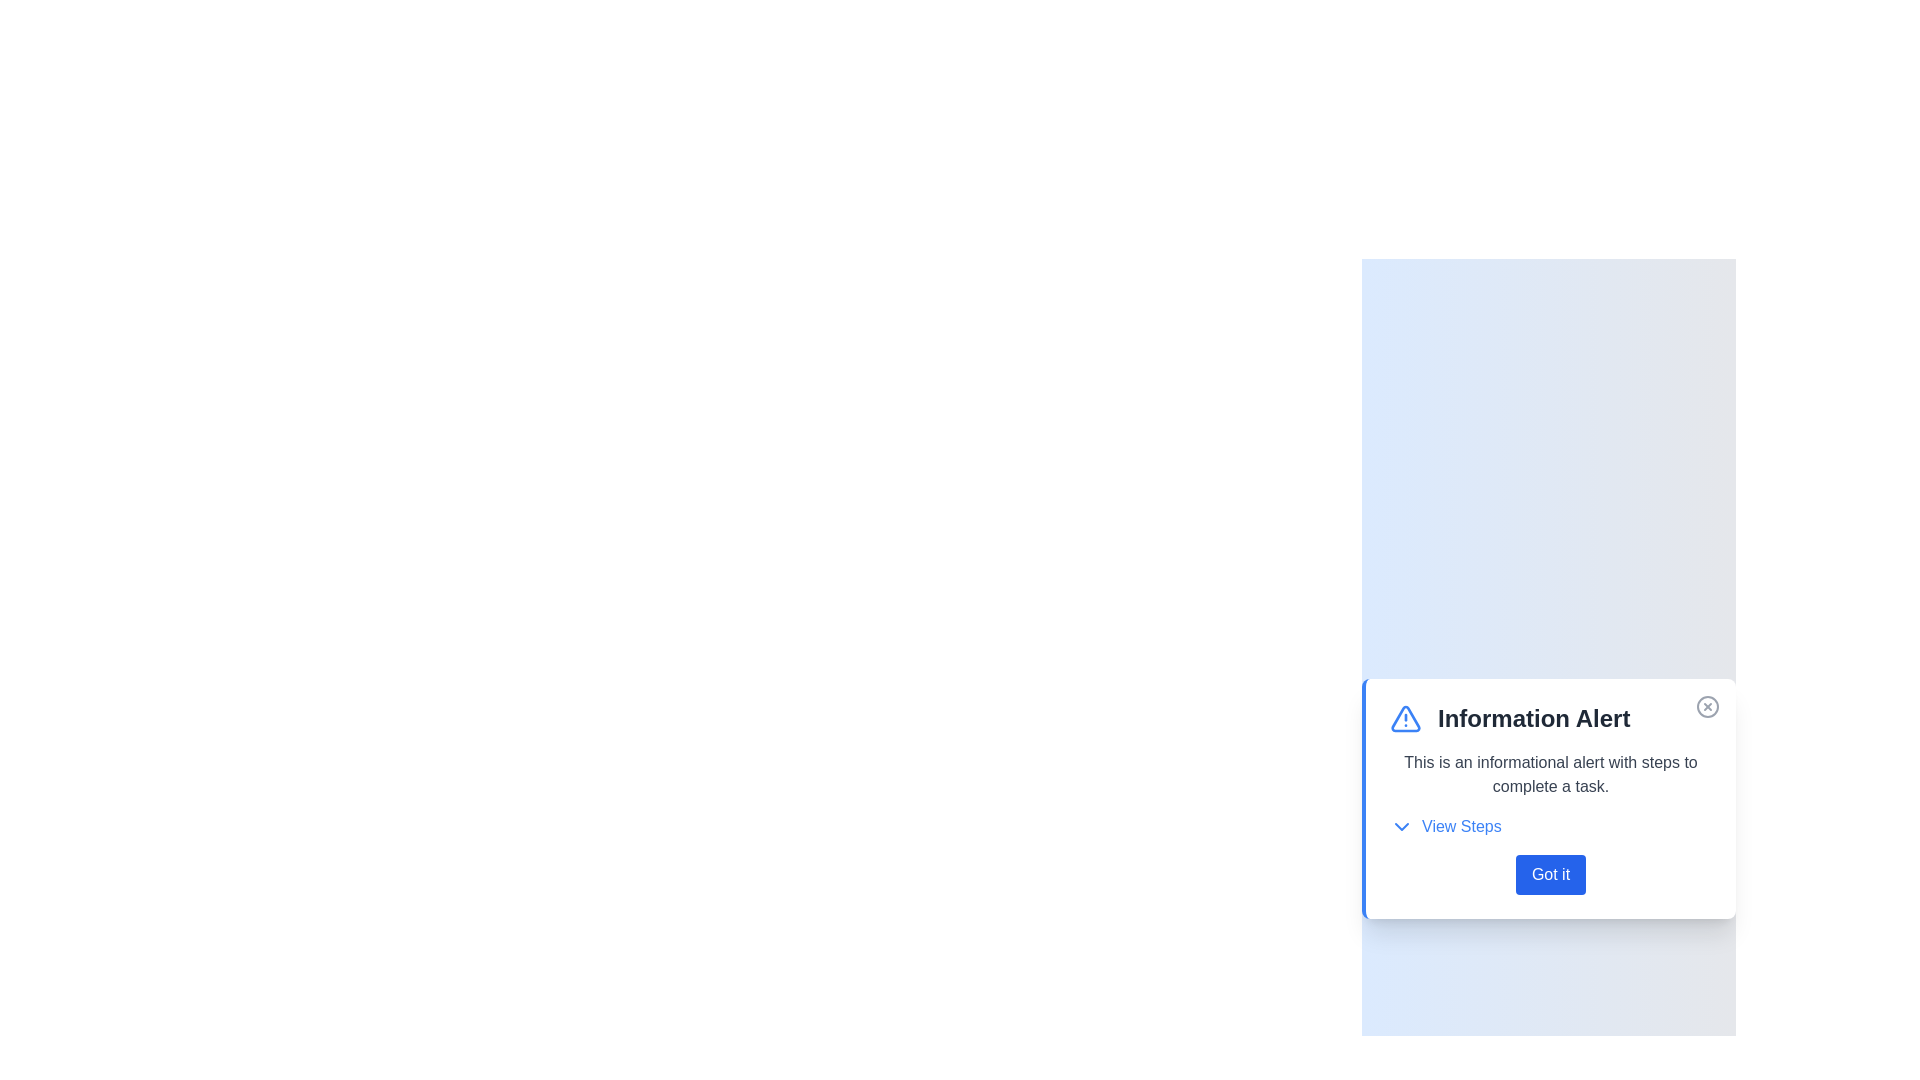 This screenshot has height=1080, width=1920. Describe the element at coordinates (1549, 874) in the screenshot. I see `the 'Got it' button to acknowledge the alert` at that location.